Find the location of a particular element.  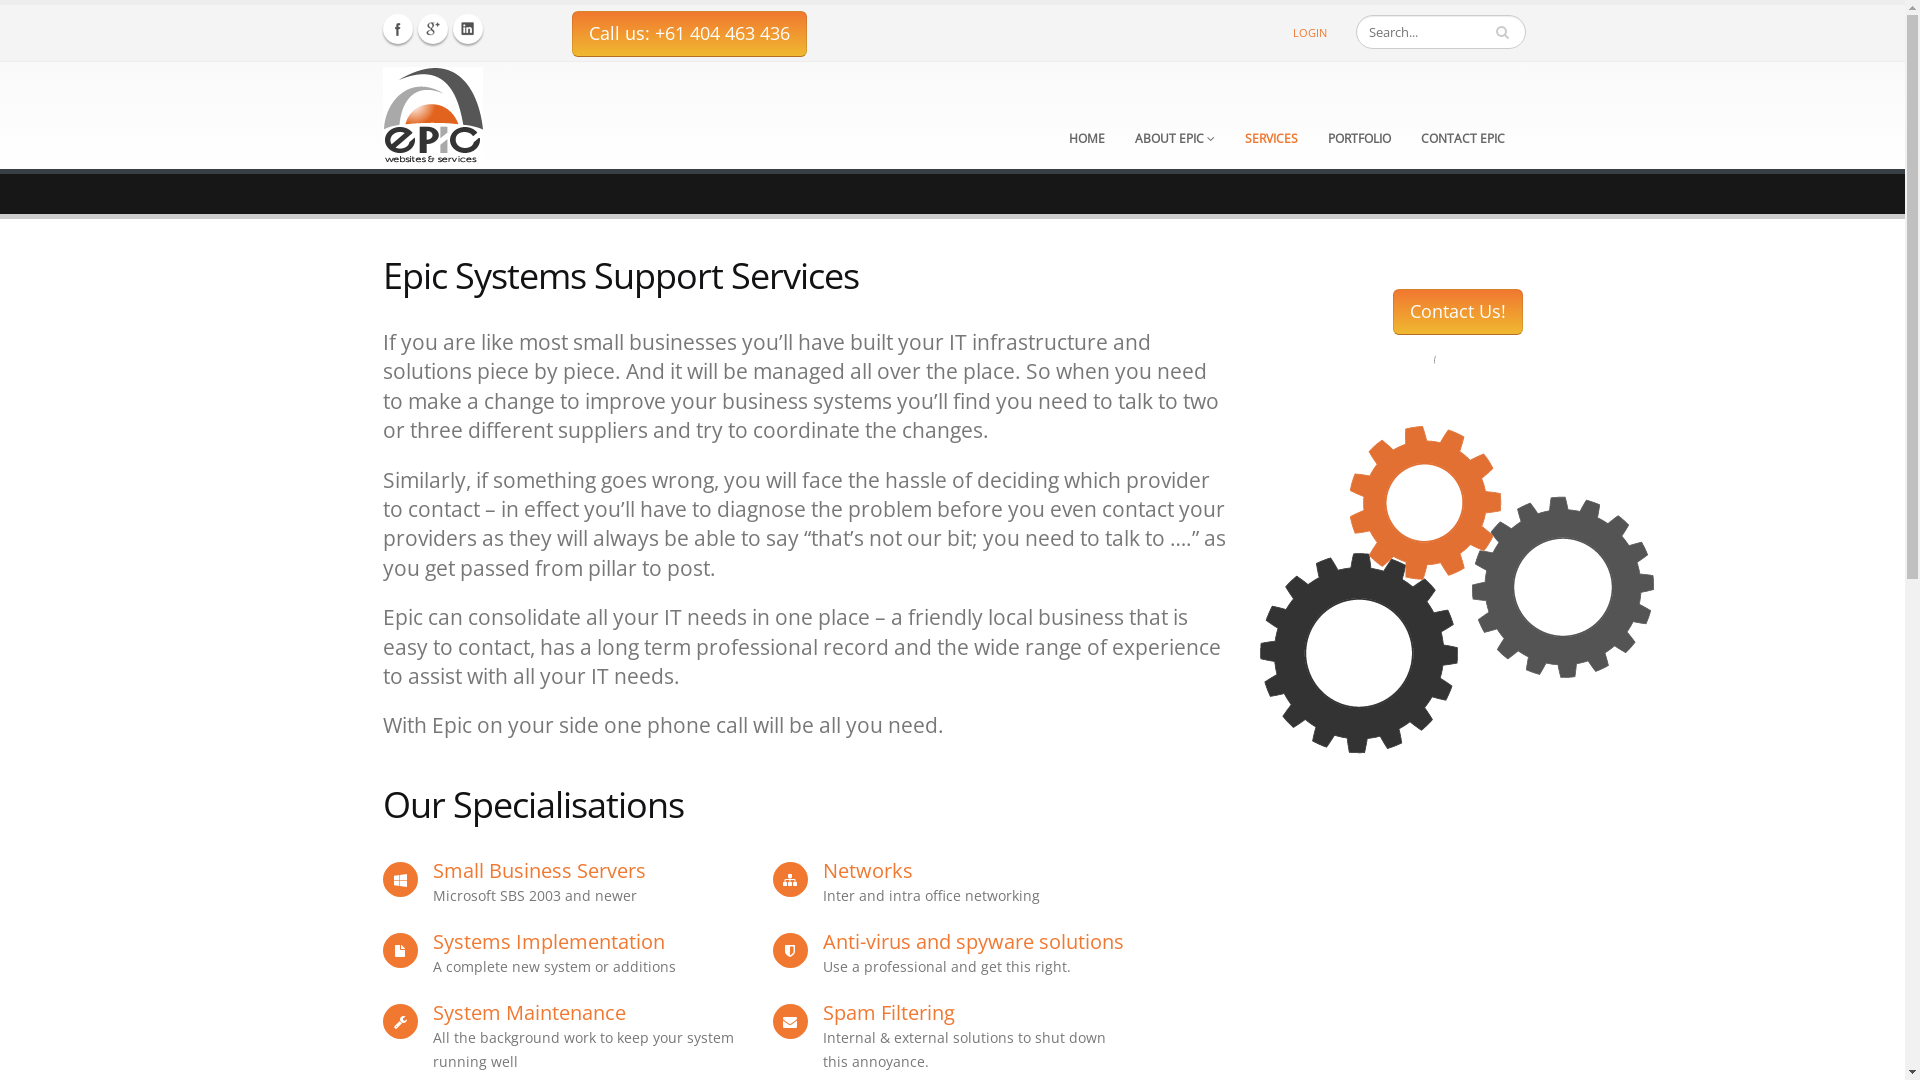

'Linkedin' is located at coordinates (465, 29).